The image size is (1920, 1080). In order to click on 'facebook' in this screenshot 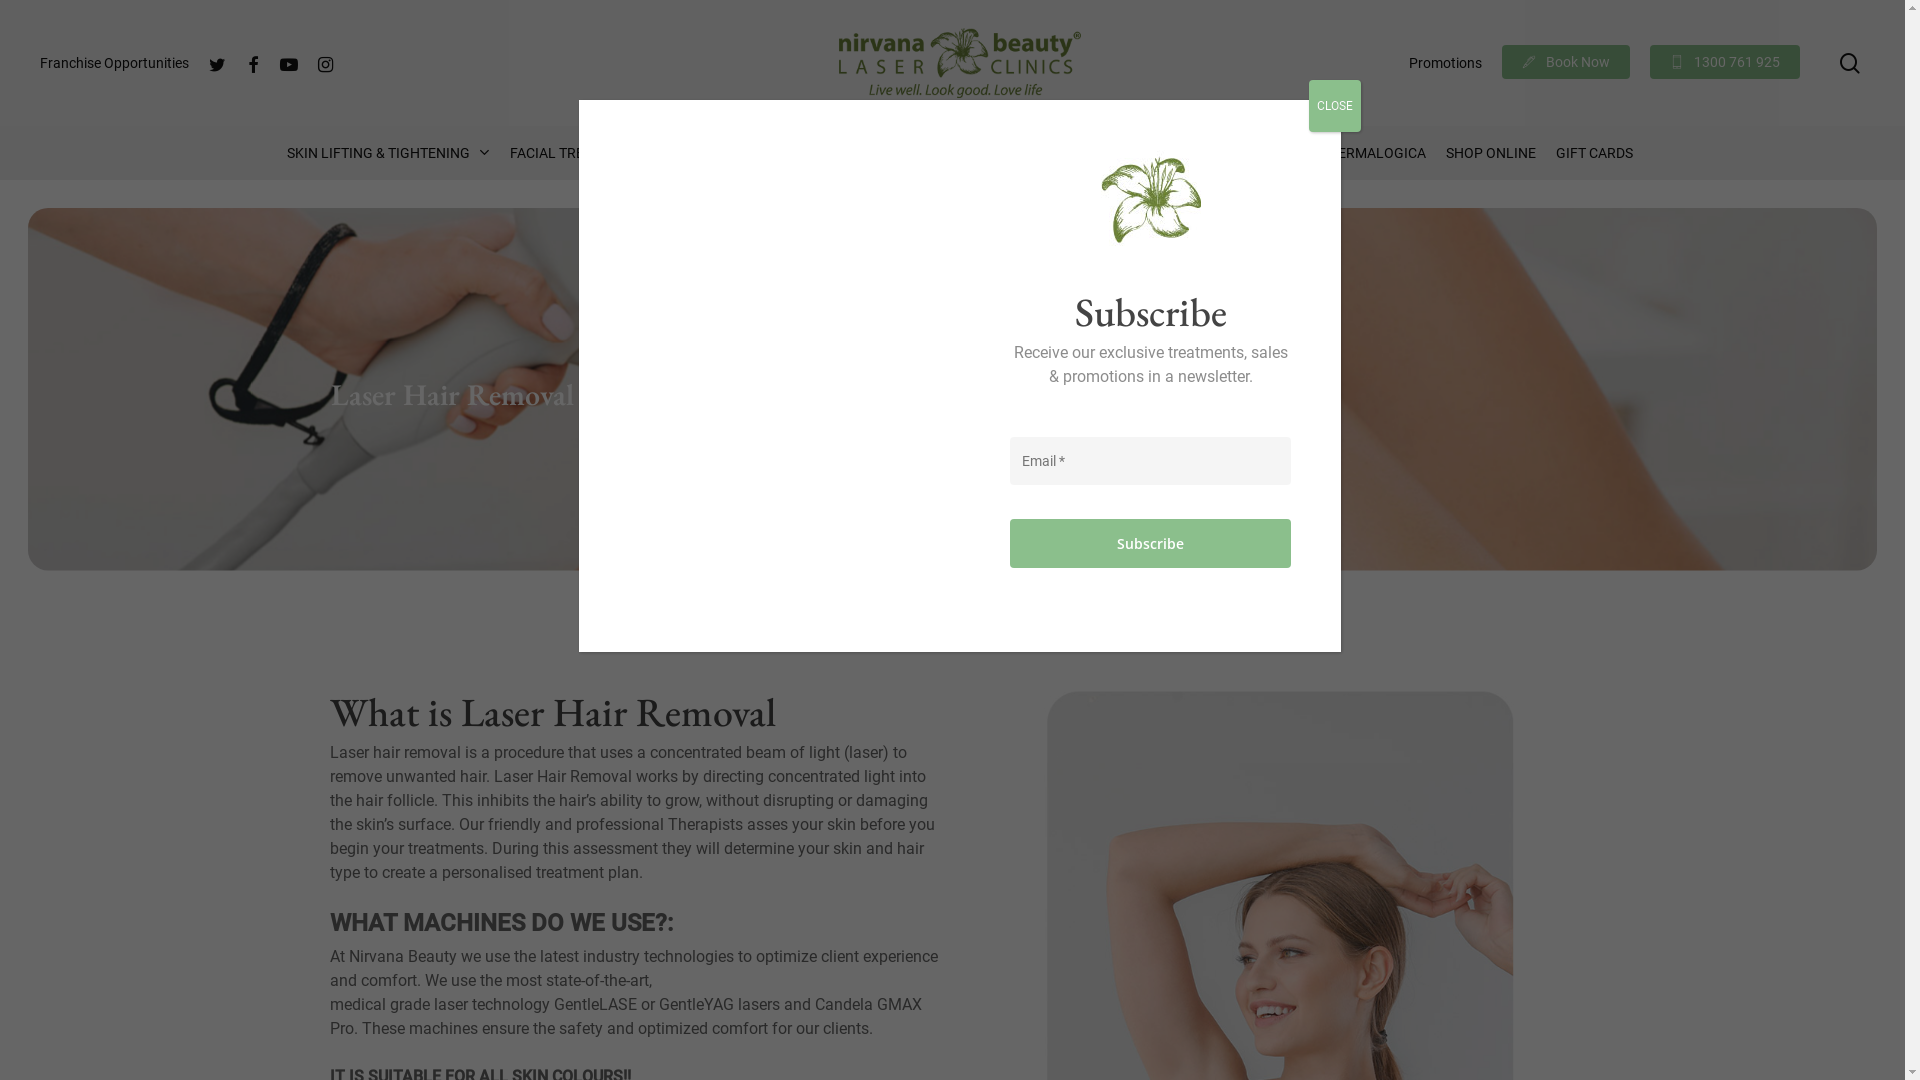, I will do `click(252, 61)`.